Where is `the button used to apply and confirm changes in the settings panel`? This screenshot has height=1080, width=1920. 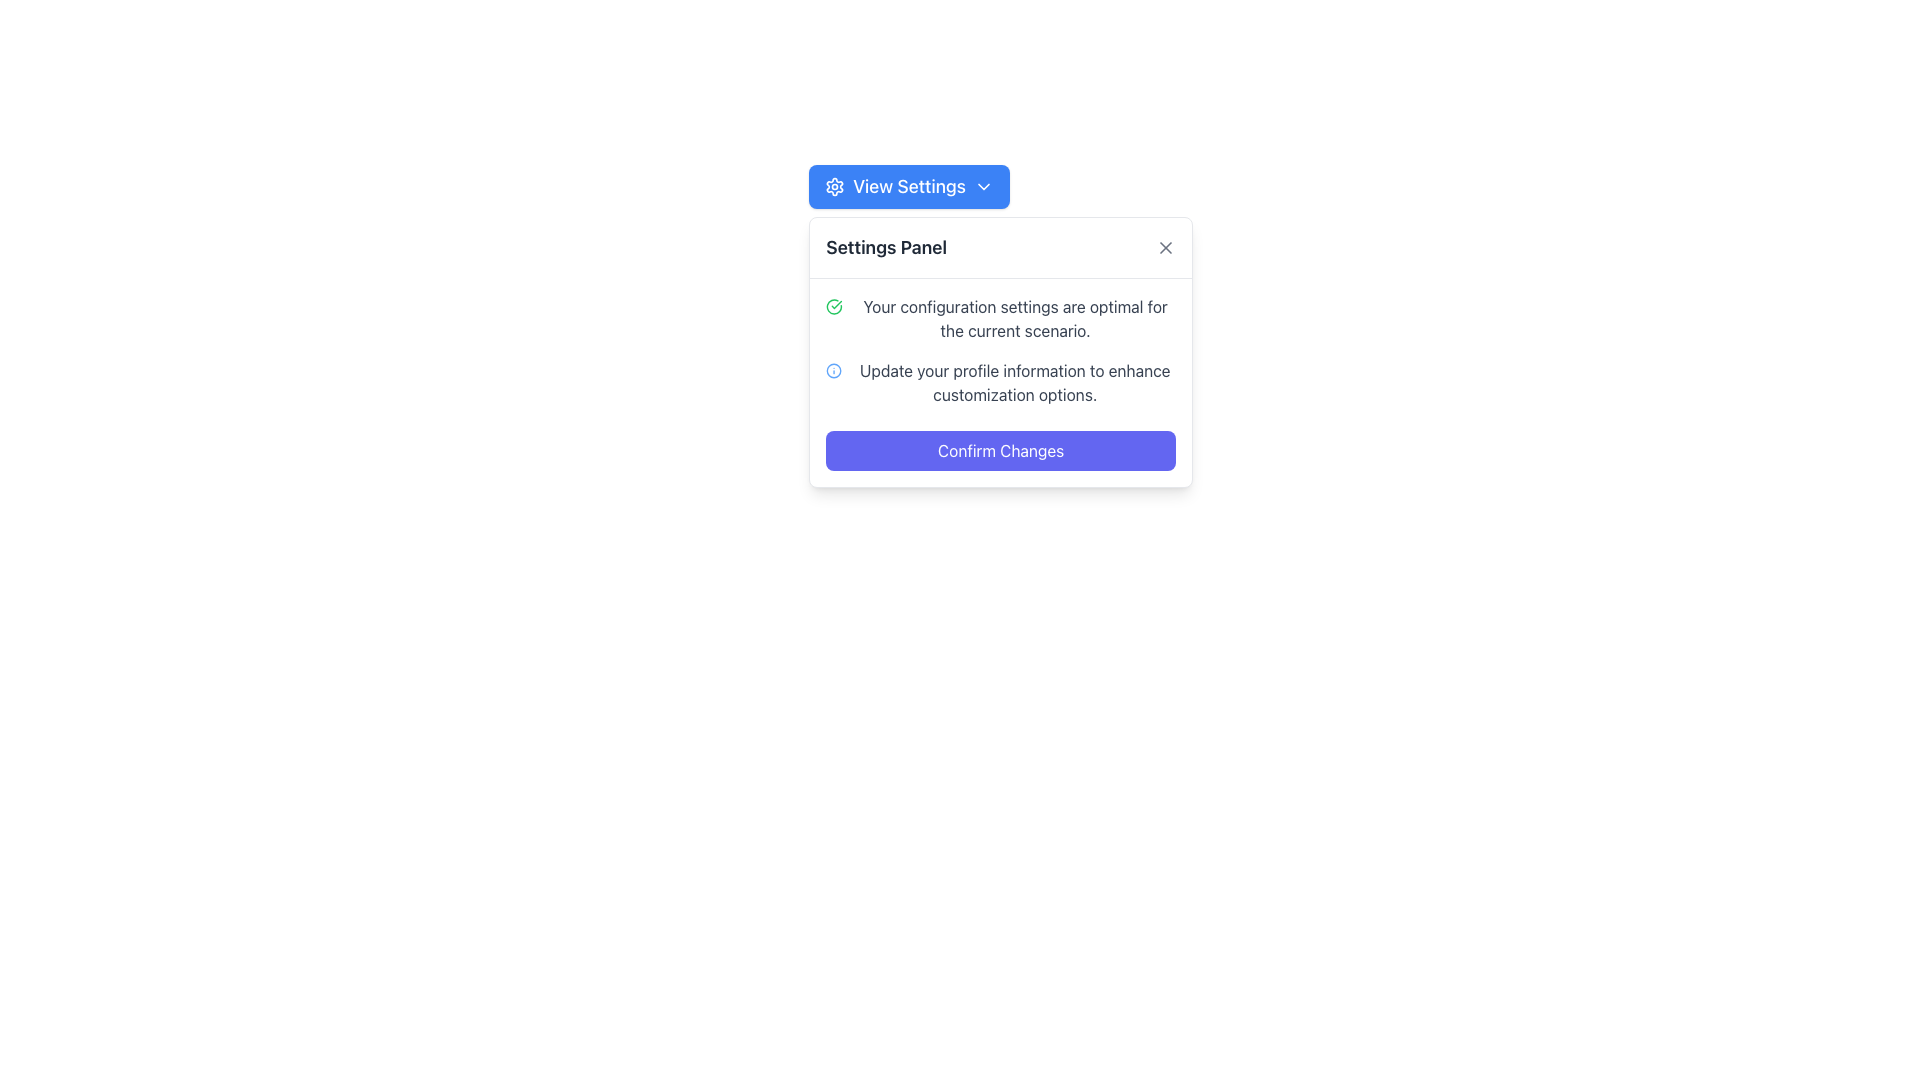 the button used to apply and confirm changes in the settings panel is located at coordinates (1001, 451).